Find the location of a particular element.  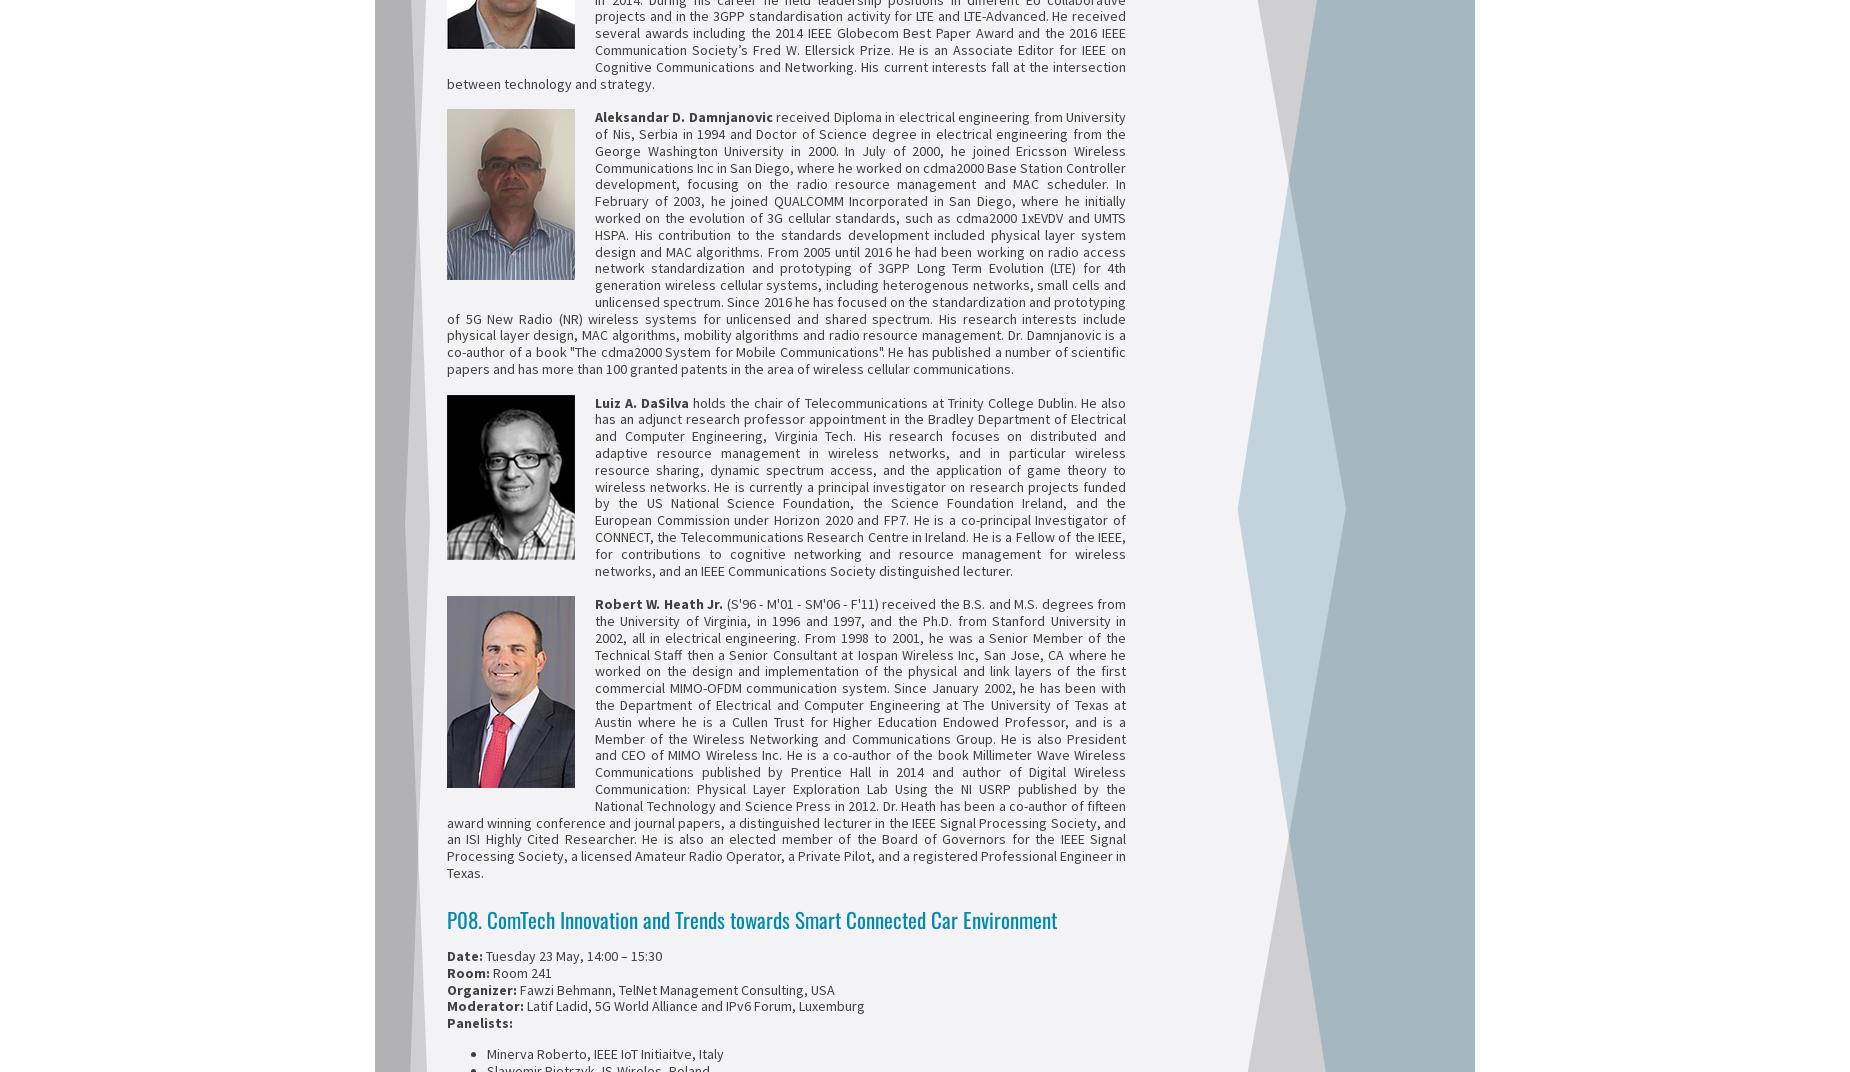

'Panelists:' is located at coordinates (480, 1023).